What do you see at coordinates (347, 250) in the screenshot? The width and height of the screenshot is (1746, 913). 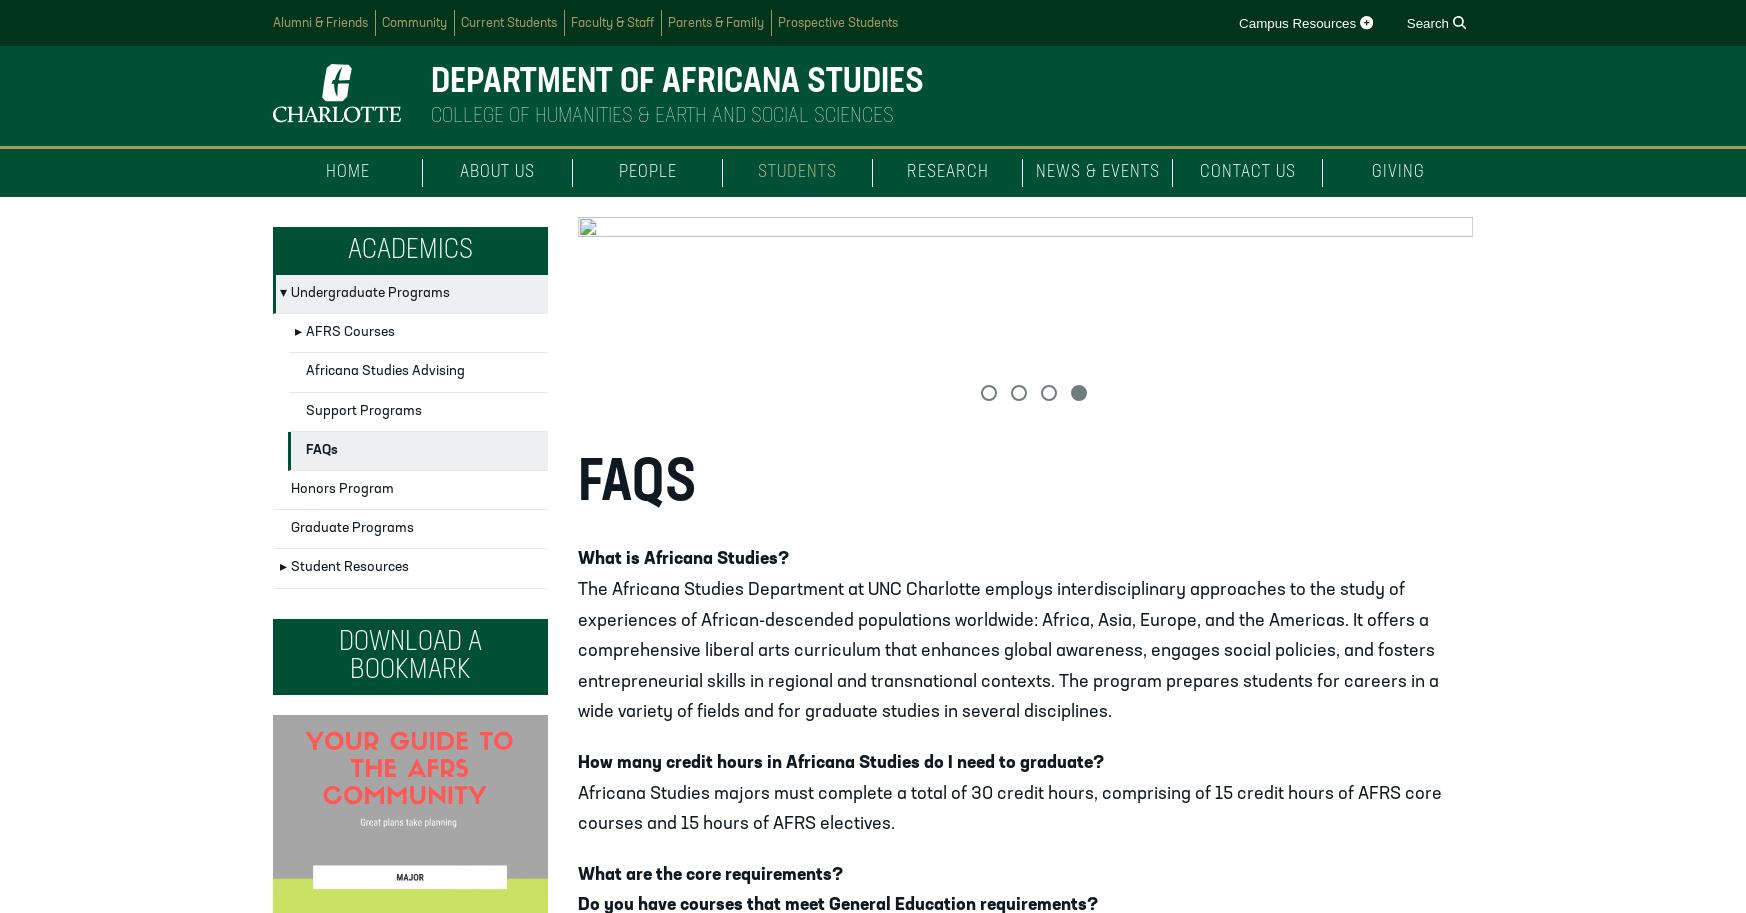 I see `'Academics'` at bounding box center [347, 250].